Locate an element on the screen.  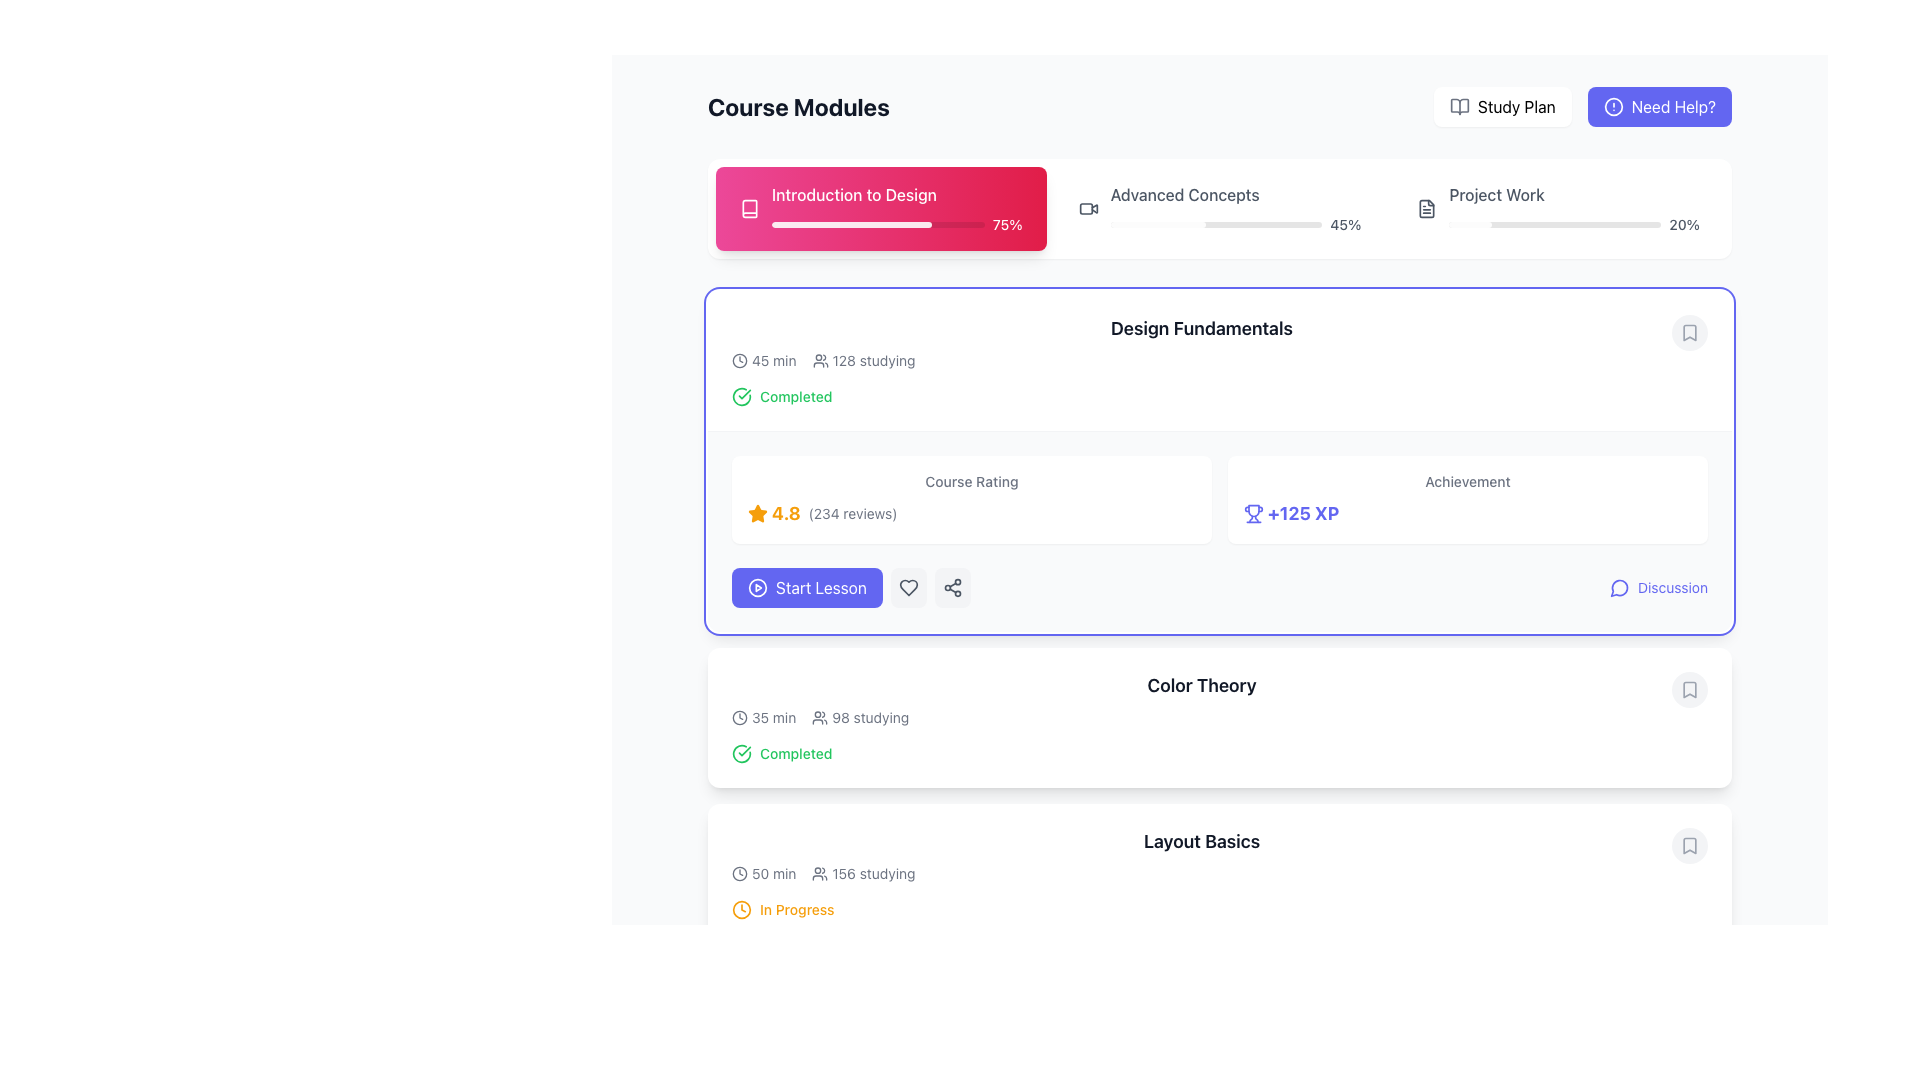
the text element indicating the number of users studying the 'Color Theory' module, which is positioned to the right of the '35 min' text element is located at coordinates (860, 716).